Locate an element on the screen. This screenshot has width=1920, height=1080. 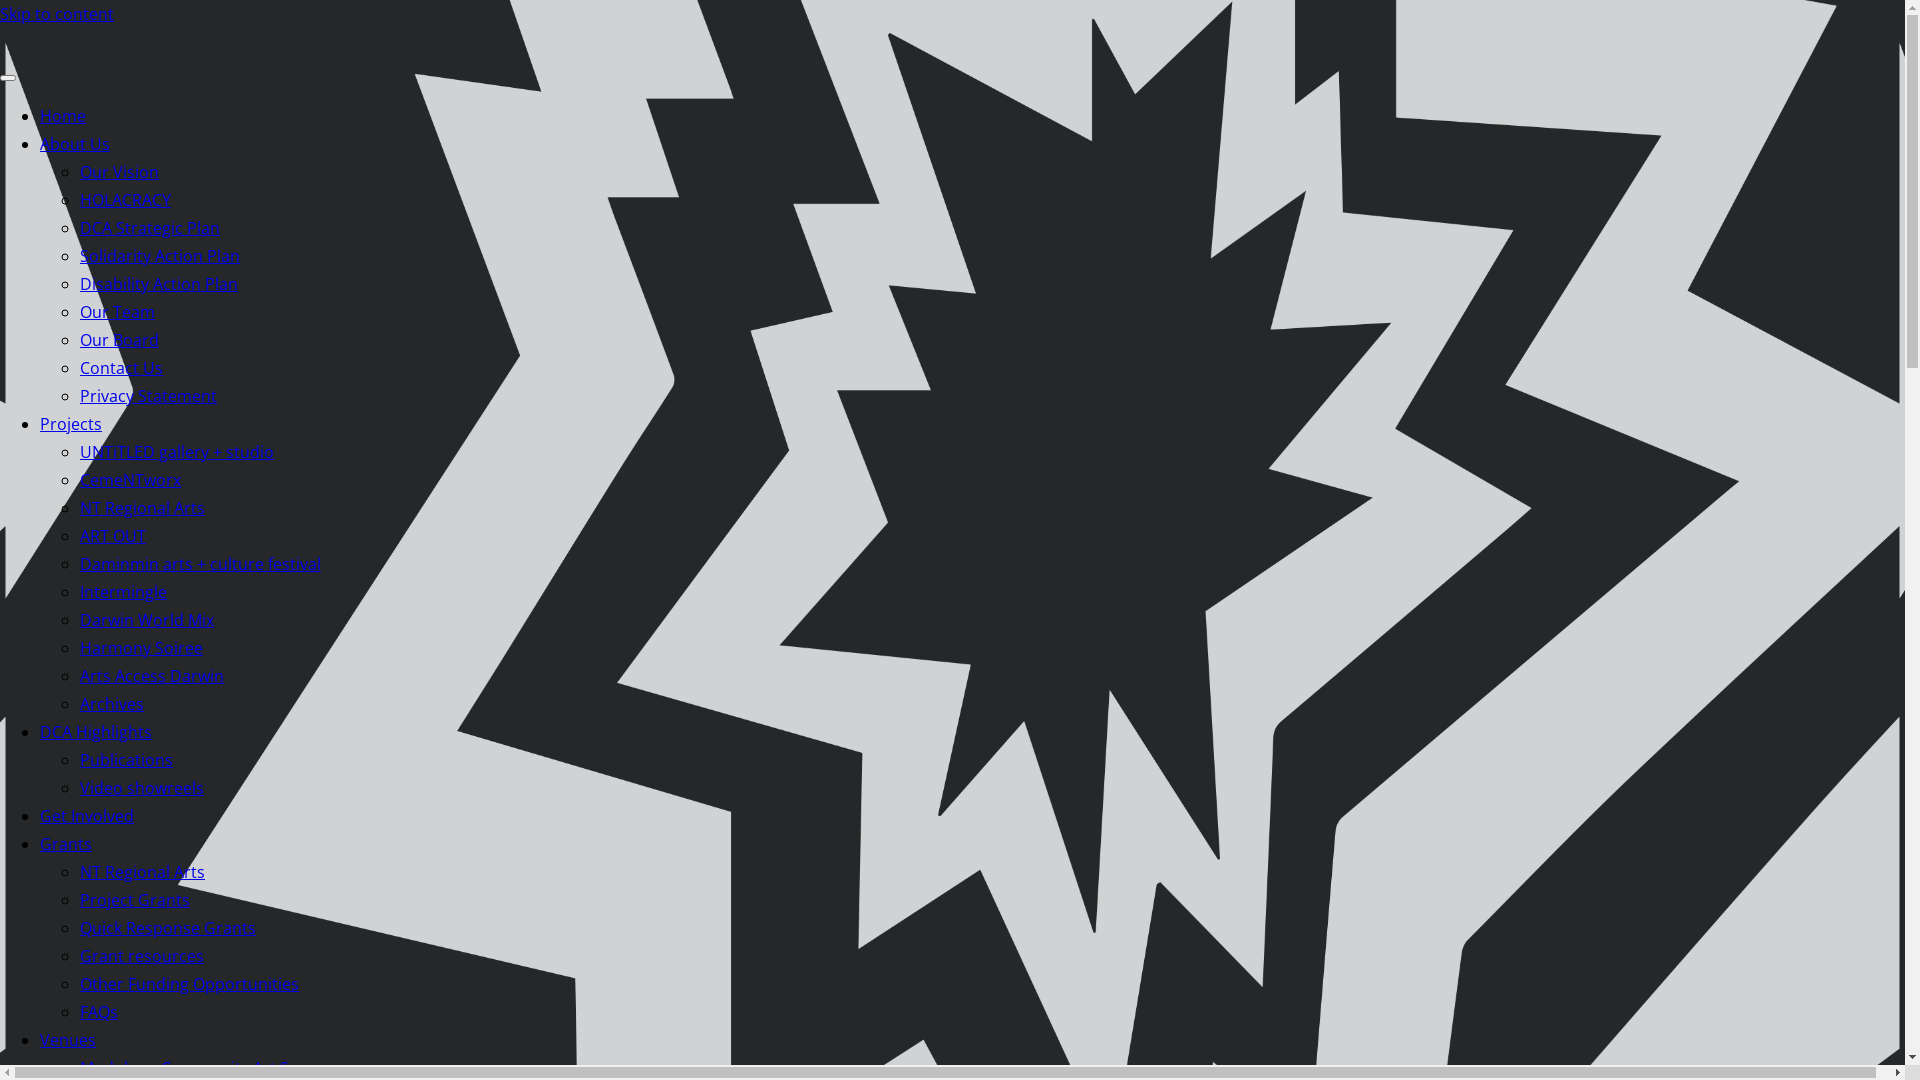
'Archives' is located at coordinates (110, 703).